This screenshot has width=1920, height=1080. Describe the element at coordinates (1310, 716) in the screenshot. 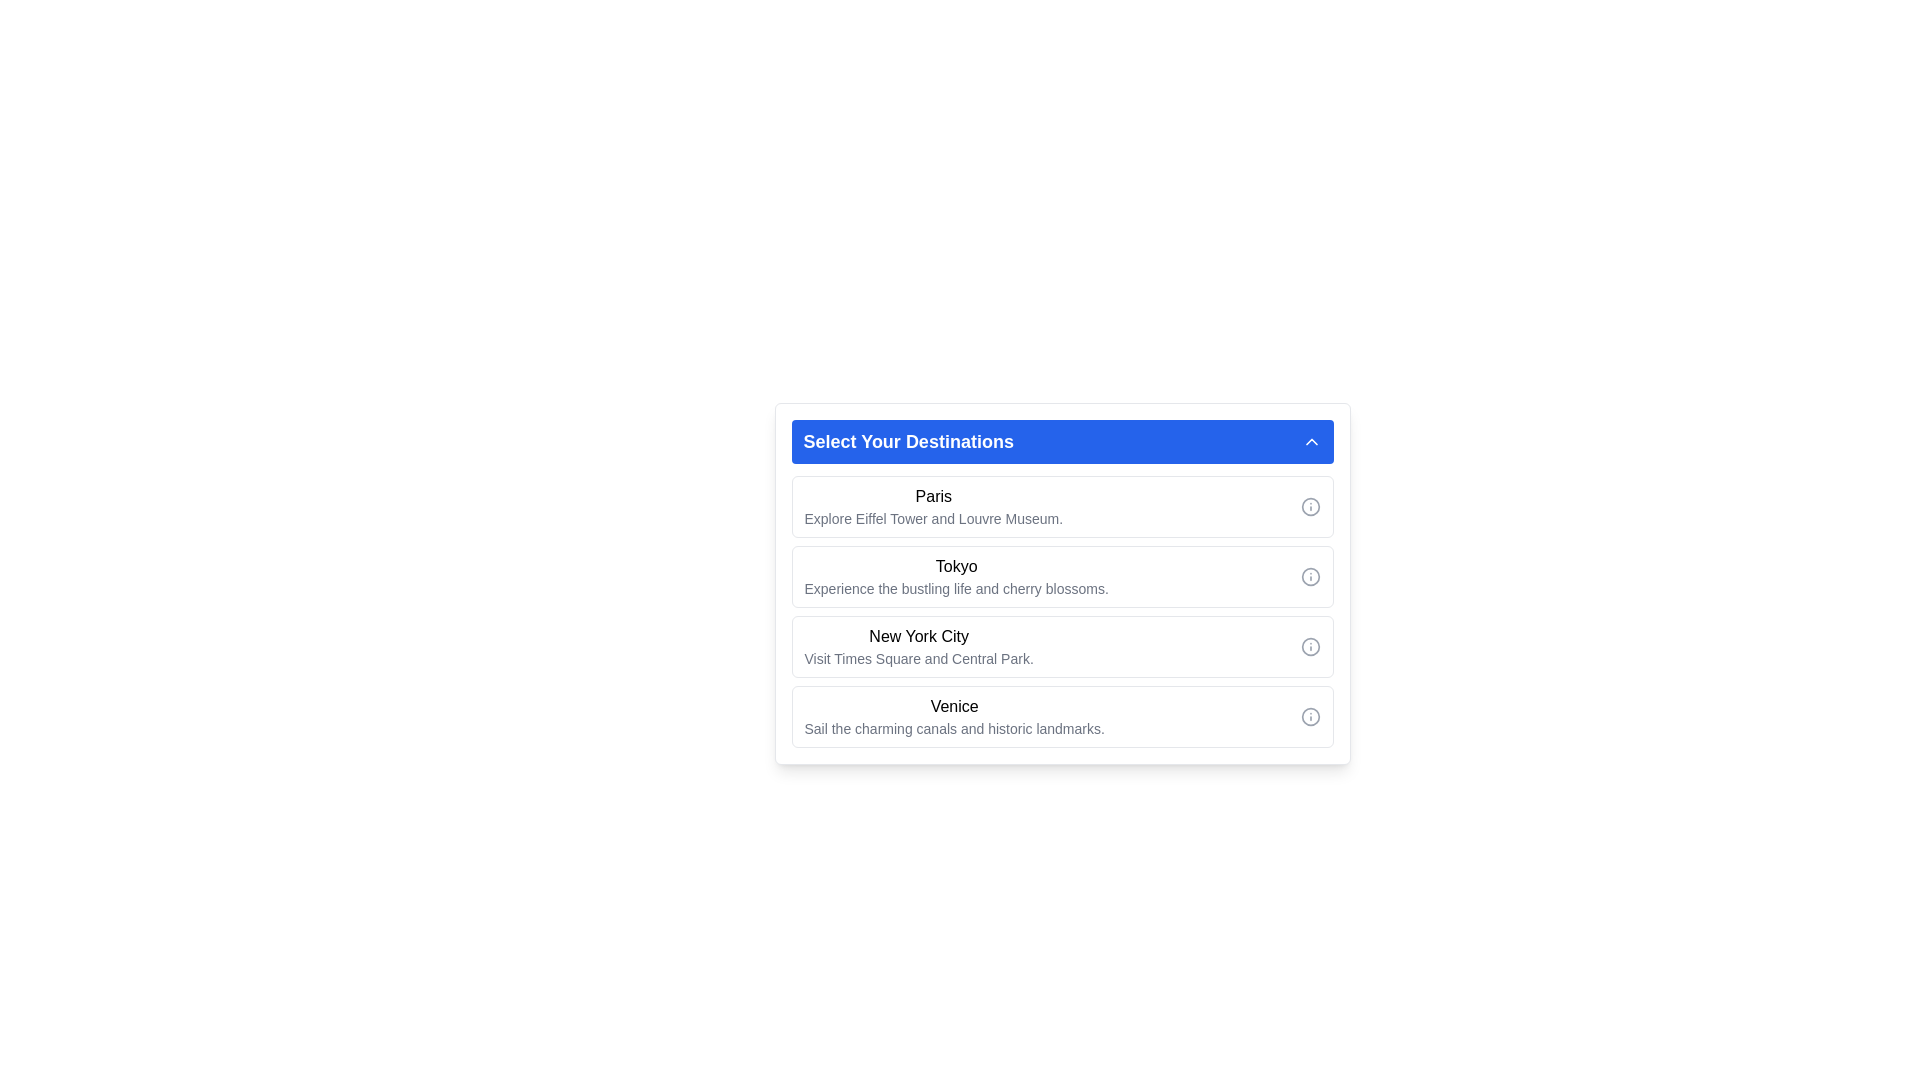

I see `the circular component of the icon located to the right of the Venice list item in the selection panel` at that location.